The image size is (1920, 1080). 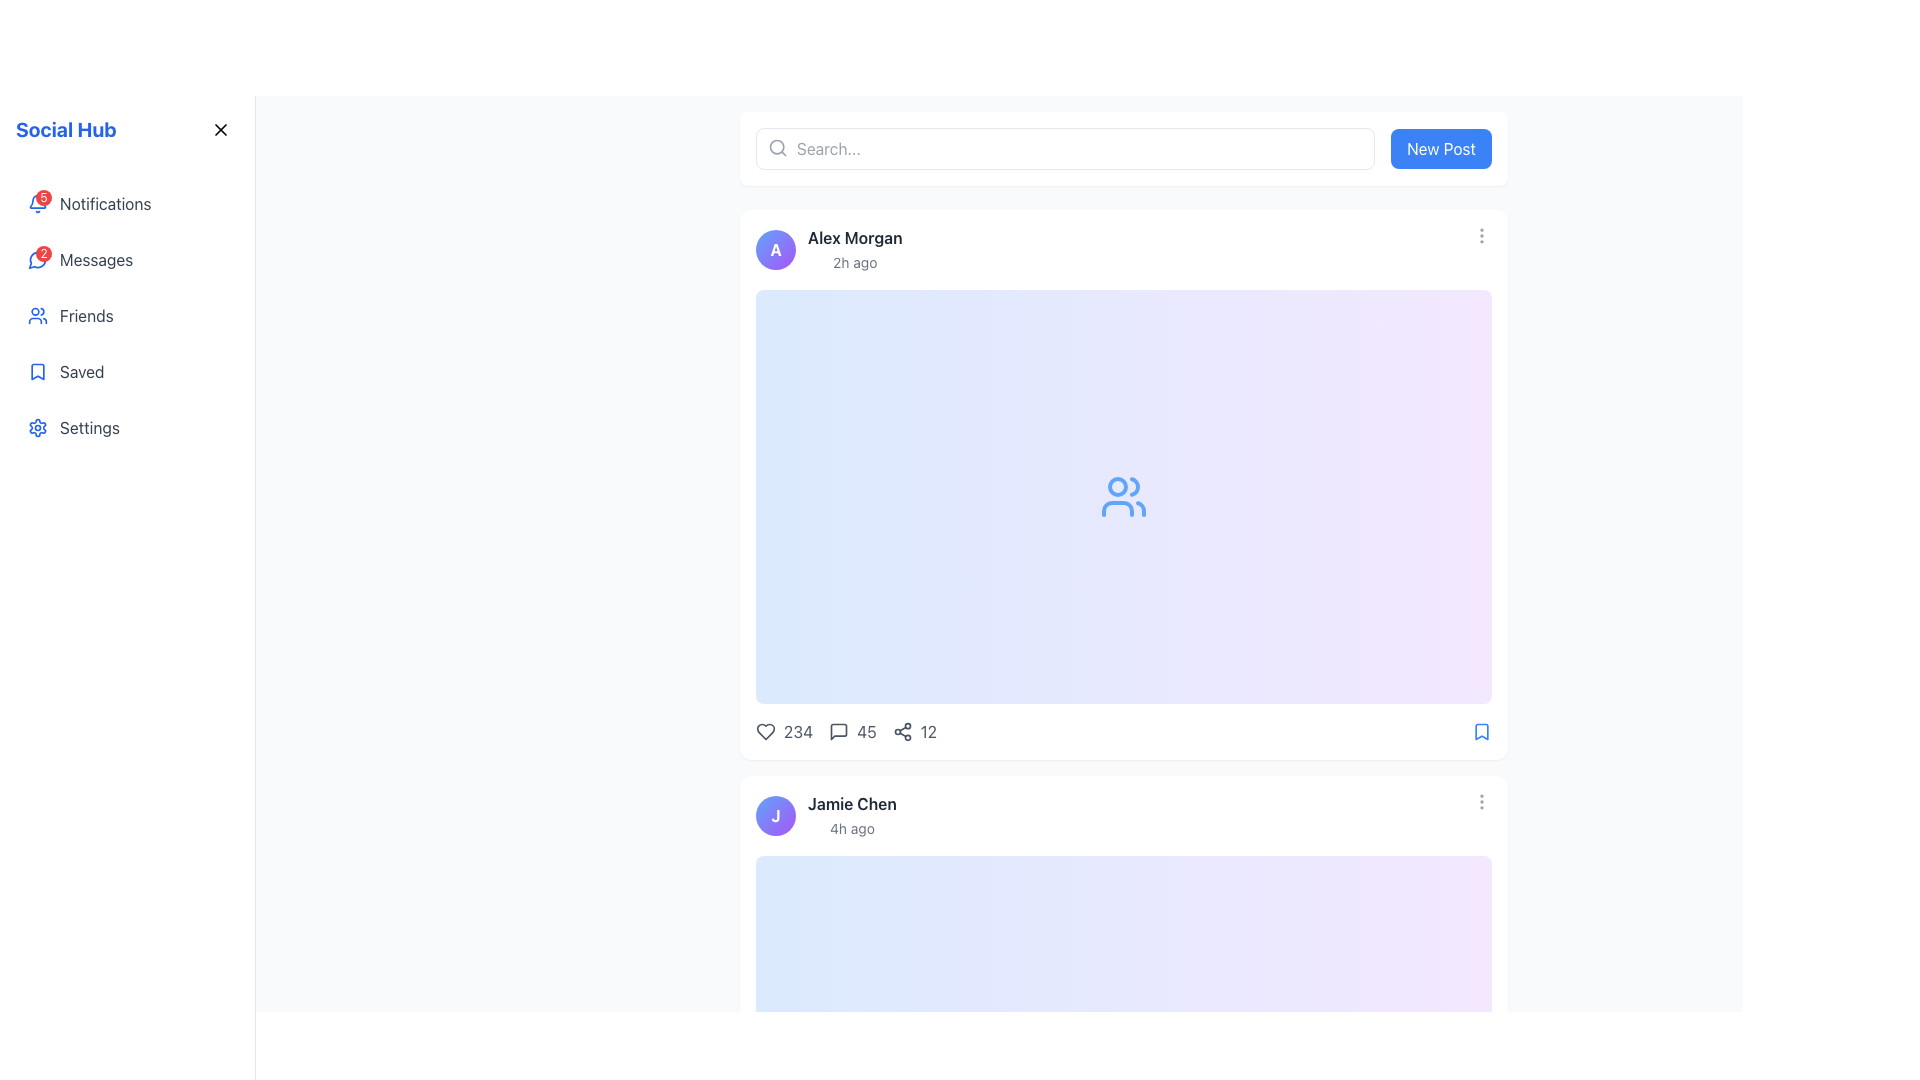 What do you see at coordinates (1482, 801) in the screenshot?
I see `the vertical ellipsis icon consisting of three gray dots located at the top-right corner of Jamie Chen's post to observe the color change` at bounding box center [1482, 801].